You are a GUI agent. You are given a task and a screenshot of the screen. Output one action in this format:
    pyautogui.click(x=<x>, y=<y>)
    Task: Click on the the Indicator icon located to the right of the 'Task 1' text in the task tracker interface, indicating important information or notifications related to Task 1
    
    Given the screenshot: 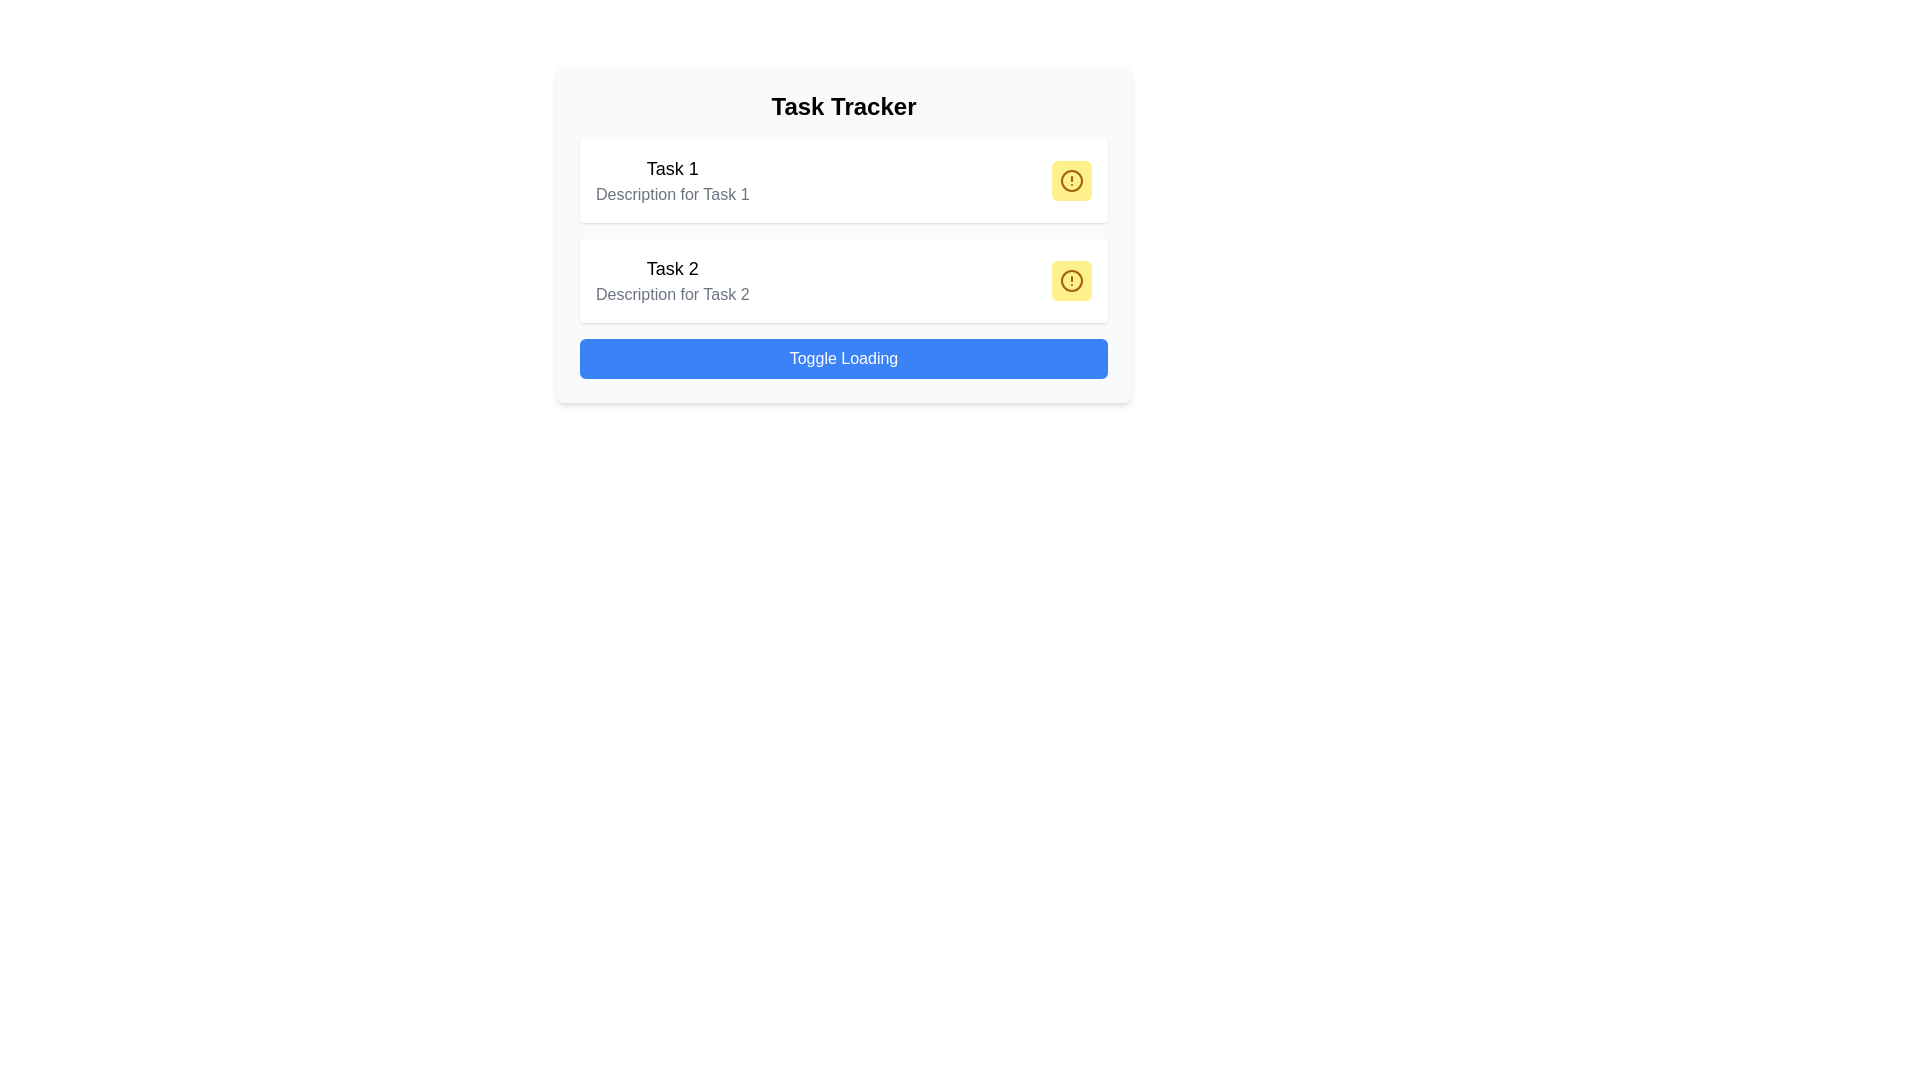 What is the action you would take?
    pyautogui.click(x=1070, y=181)
    